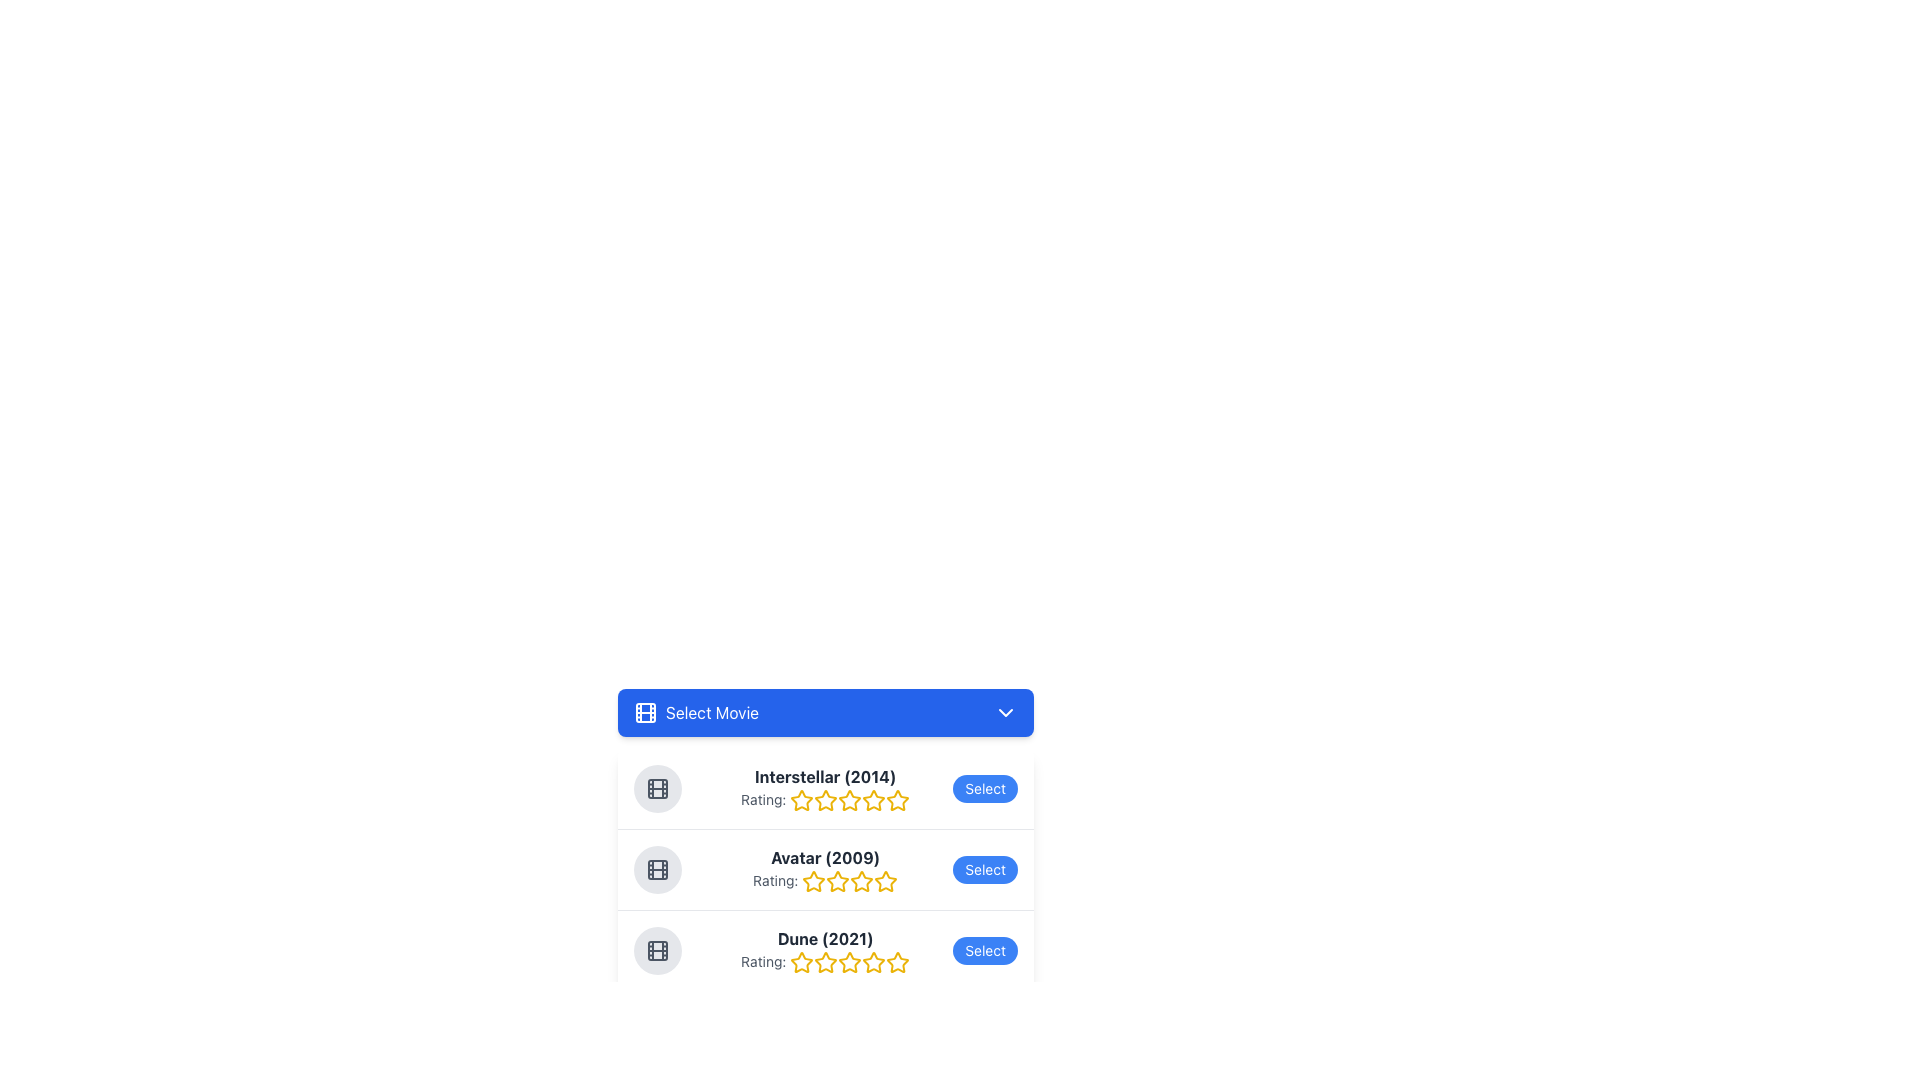 The height and width of the screenshot is (1080, 1920). What do you see at coordinates (838, 881) in the screenshot?
I see `the third star icon in the rating interface for the movie Avatar (2009)` at bounding box center [838, 881].